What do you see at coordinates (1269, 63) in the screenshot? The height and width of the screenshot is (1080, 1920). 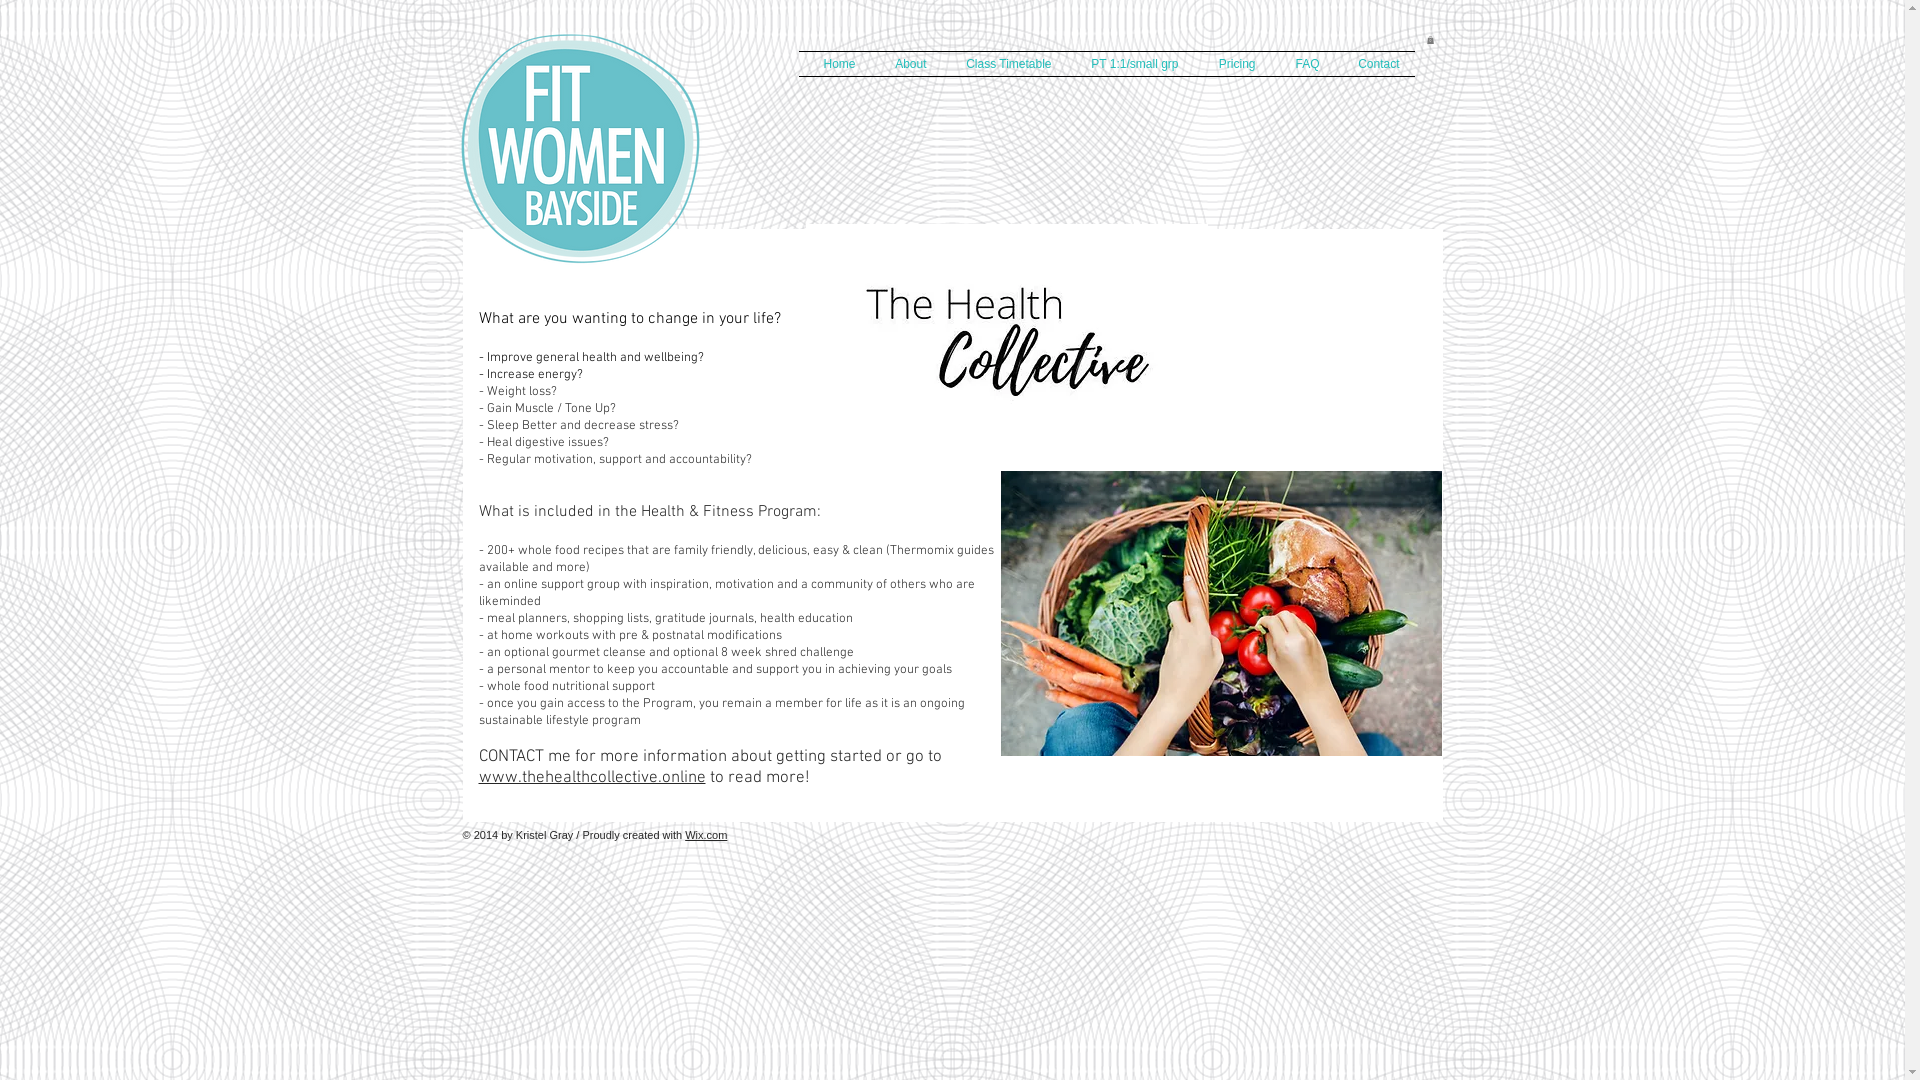 I see `'FAQ'` at bounding box center [1269, 63].